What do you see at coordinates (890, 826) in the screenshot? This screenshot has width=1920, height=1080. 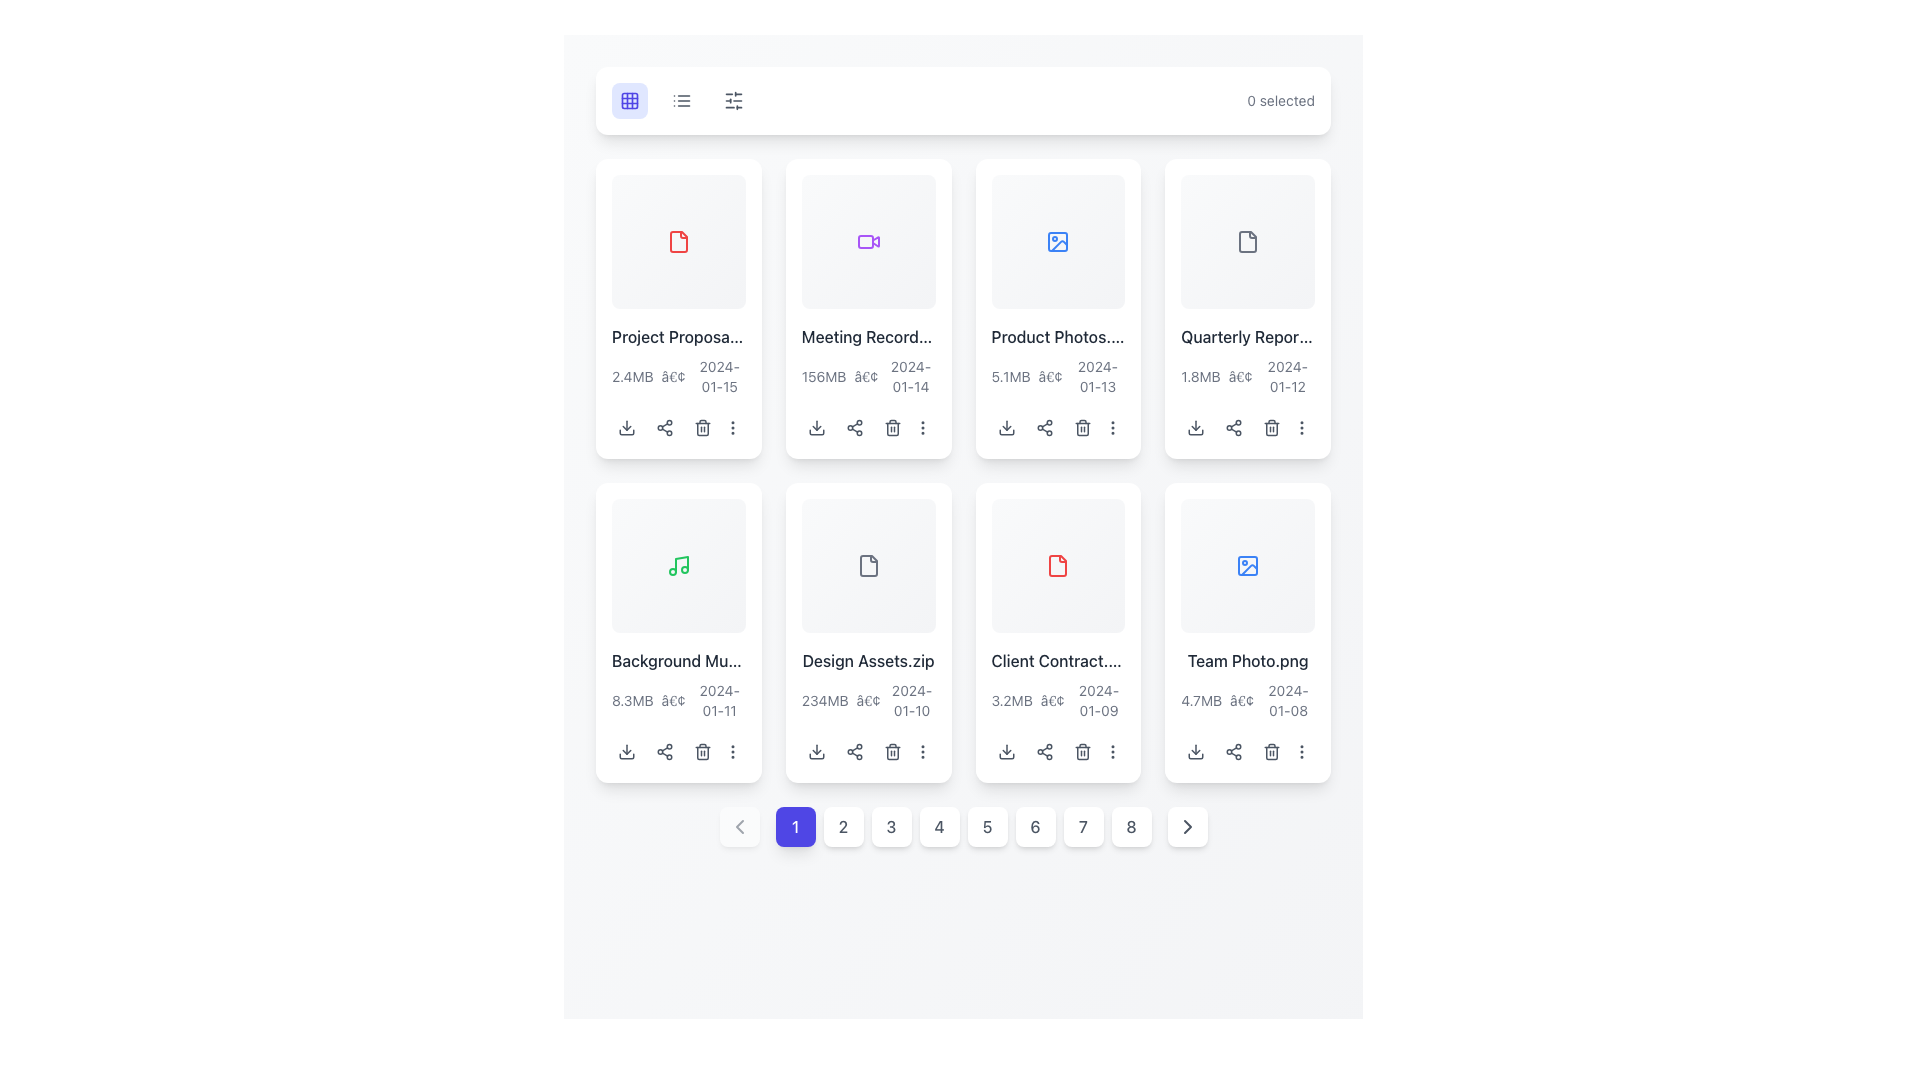 I see `the pagination button labeled '3' located in the center of the horizontal row at the bottom of the grid display` at bounding box center [890, 826].